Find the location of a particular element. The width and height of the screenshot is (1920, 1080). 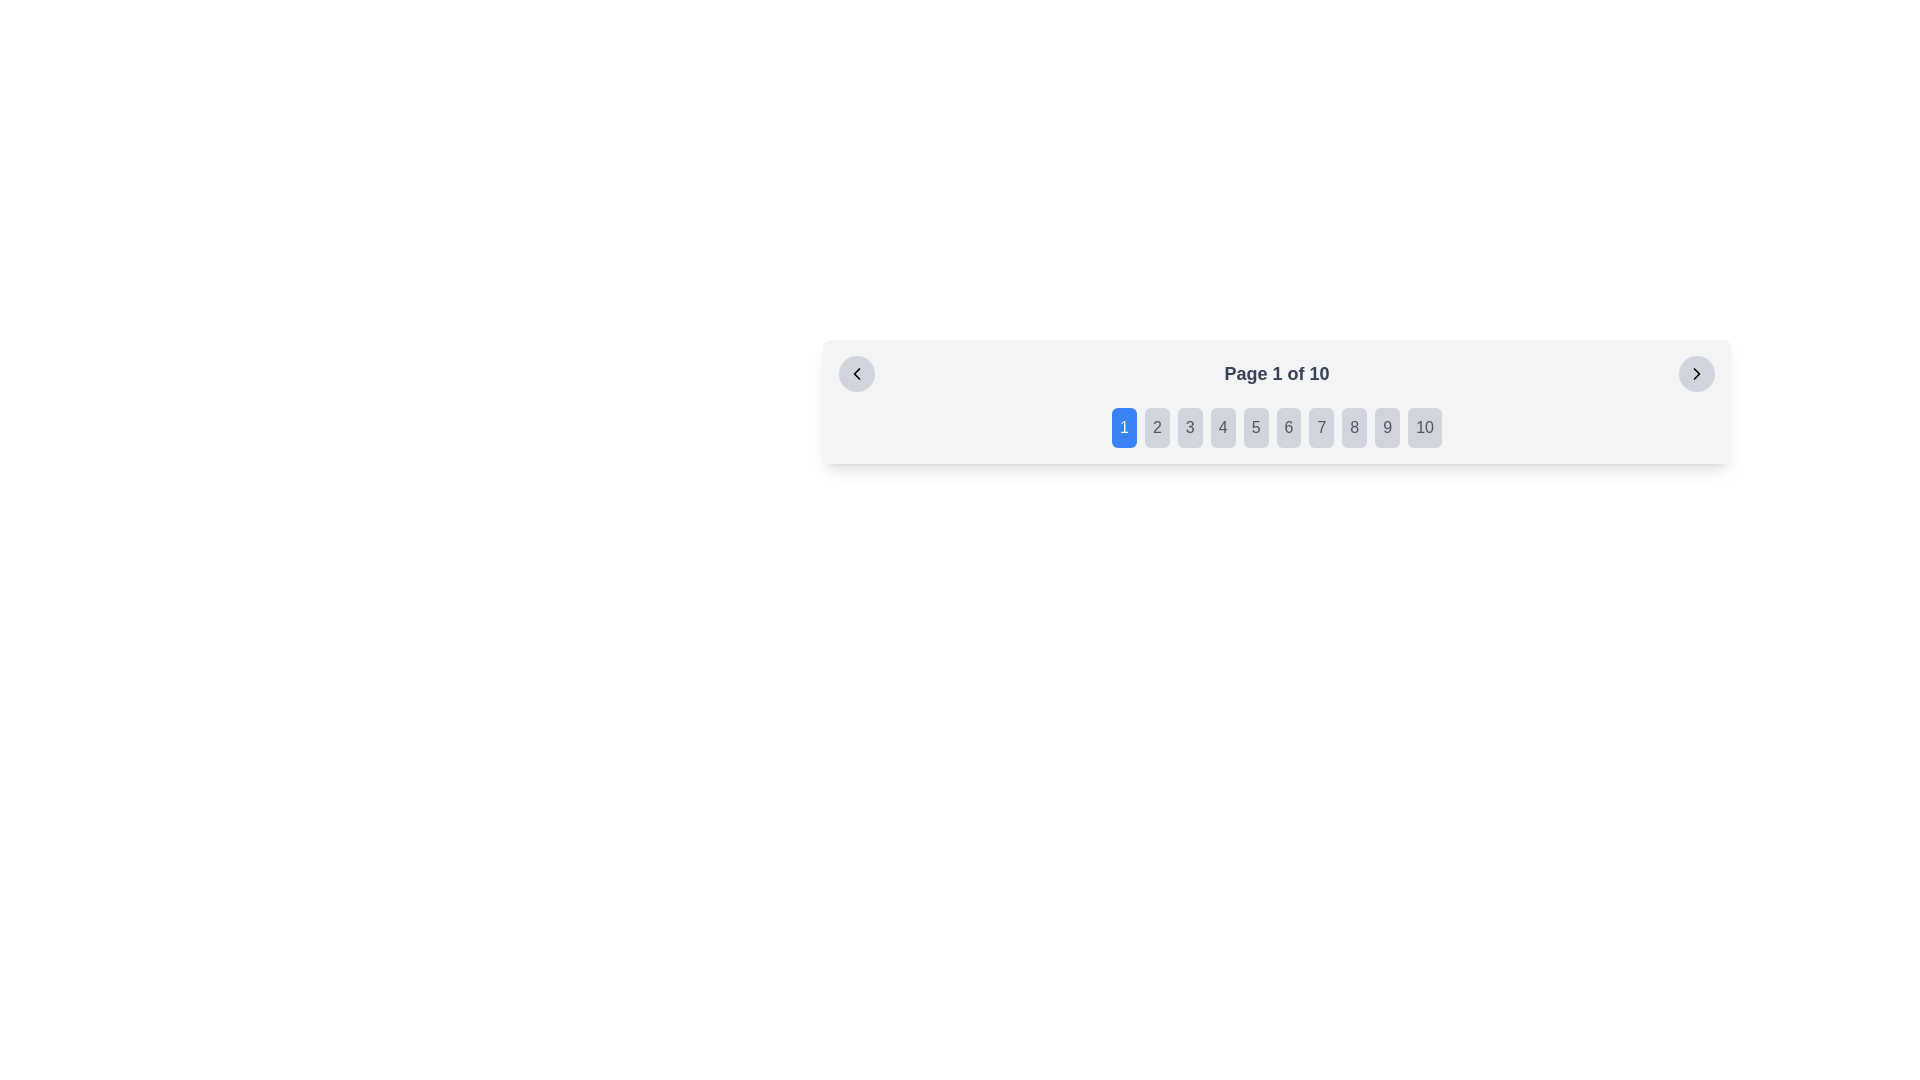

the pagination button labeled '2' is located at coordinates (1157, 427).